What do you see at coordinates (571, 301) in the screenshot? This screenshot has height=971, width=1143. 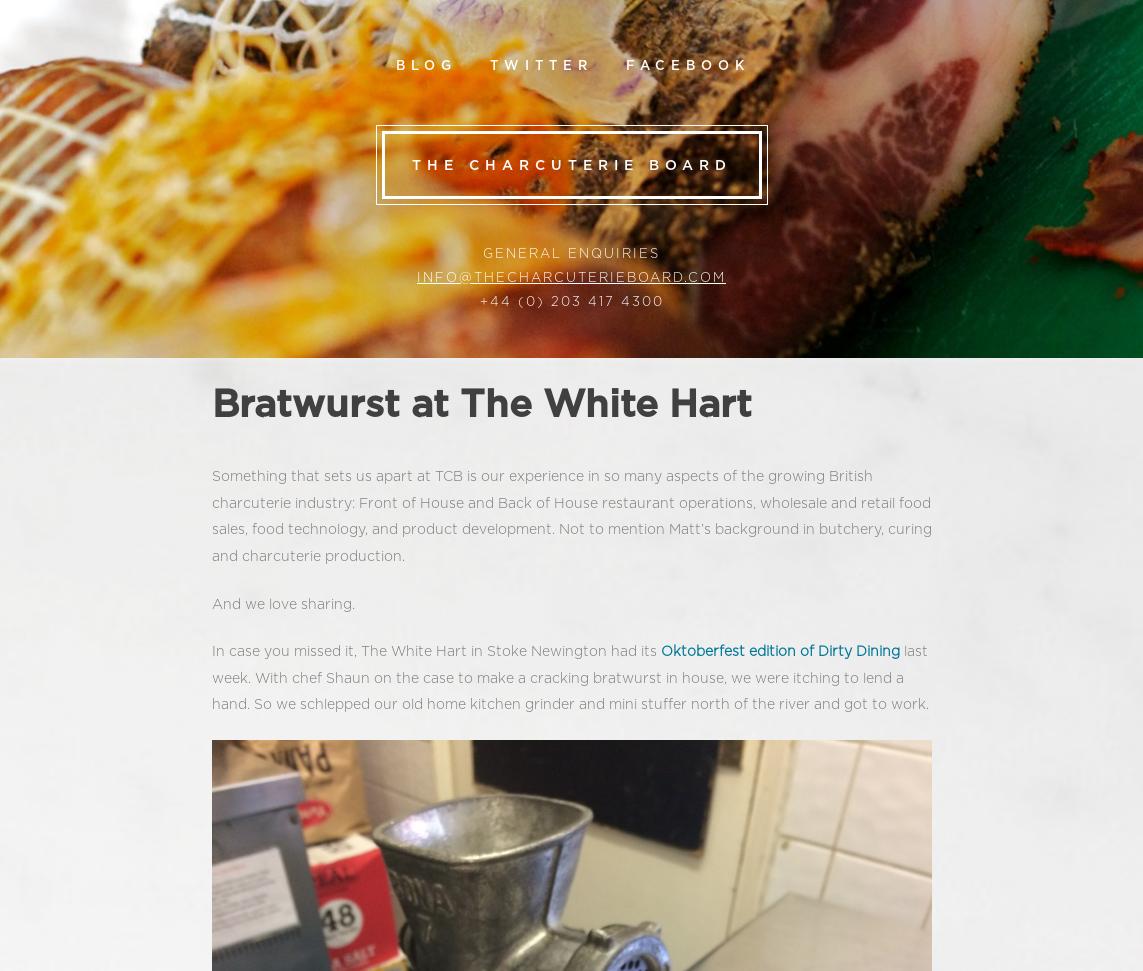 I see `'+44 (0) 203 417 4300'` at bounding box center [571, 301].